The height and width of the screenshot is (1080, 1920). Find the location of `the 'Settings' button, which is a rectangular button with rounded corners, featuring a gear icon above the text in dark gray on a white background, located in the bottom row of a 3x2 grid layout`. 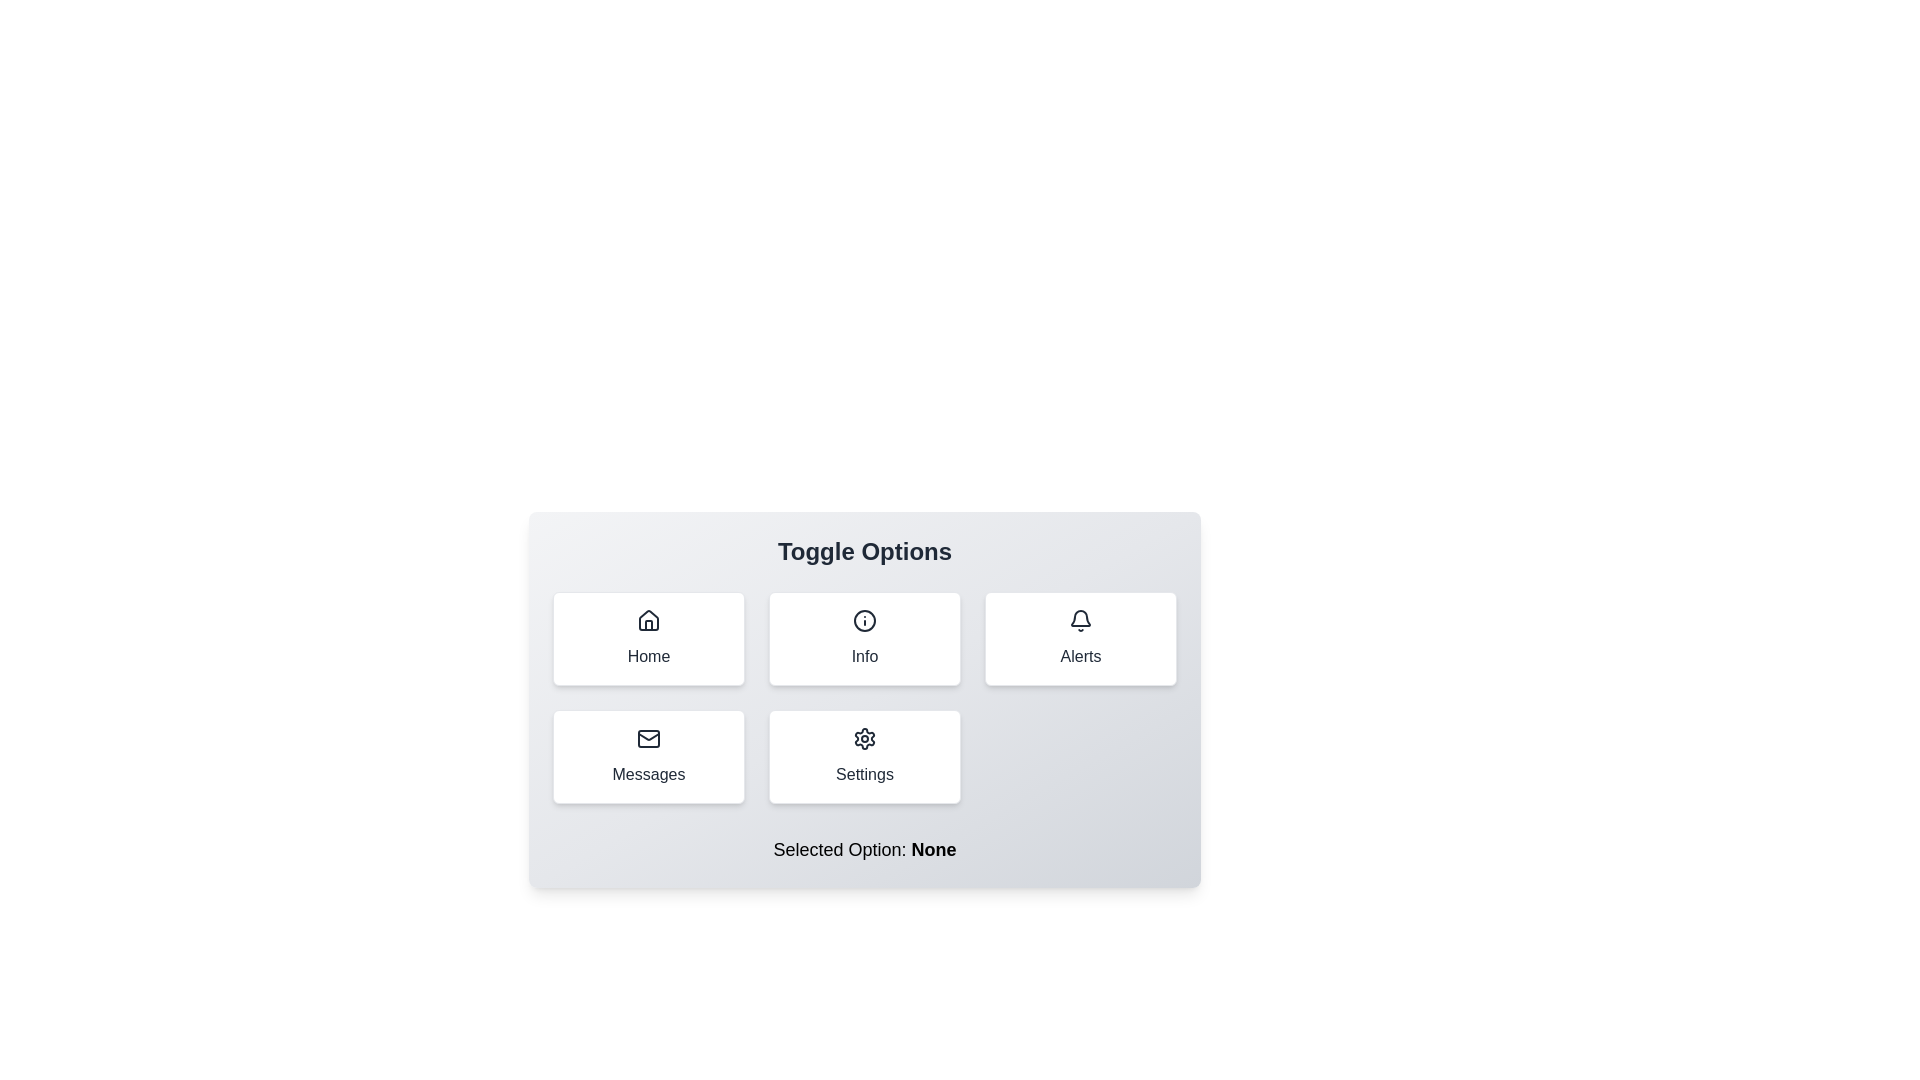

the 'Settings' button, which is a rectangular button with rounded corners, featuring a gear icon above the text in dark gray on a white background, located in the bottom row of a 3x2 grid layout is located at coordinates (864, 756).